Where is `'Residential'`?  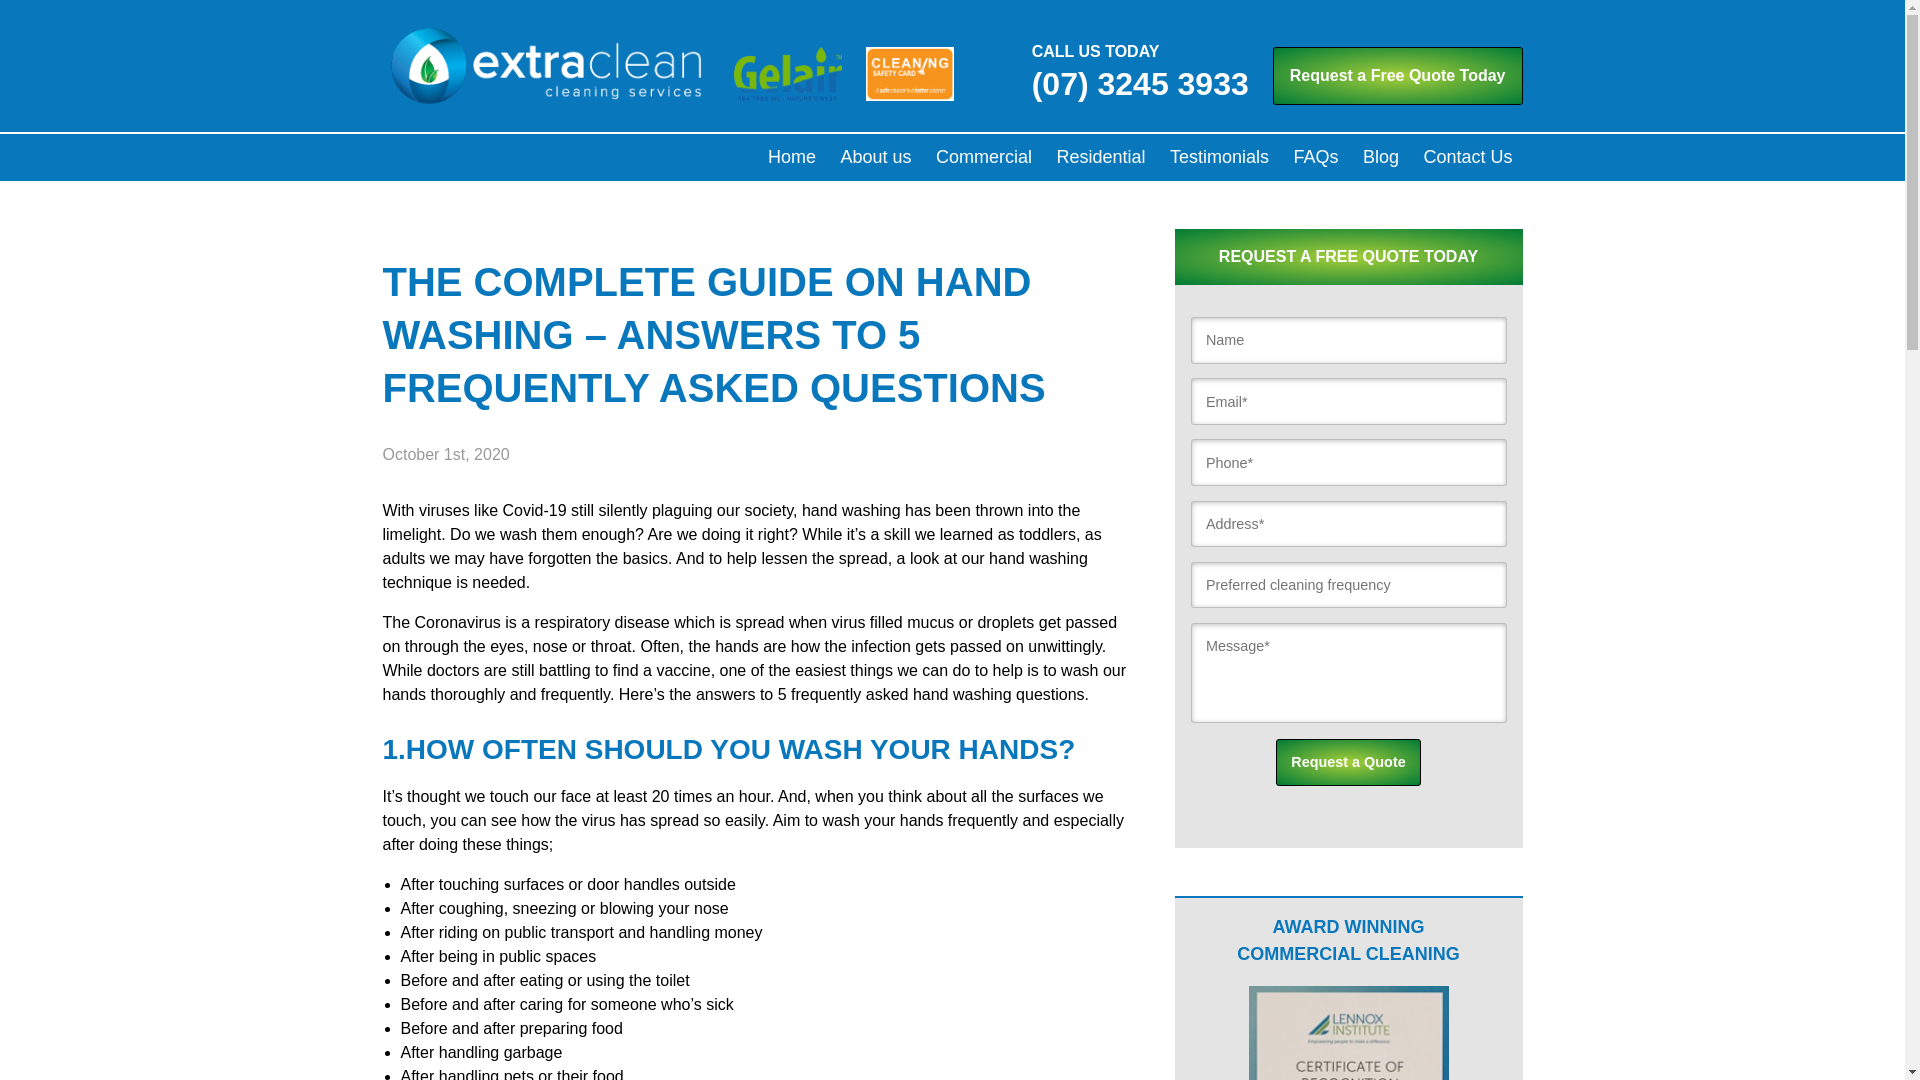 'Residential' is located at coordinates (1099, 156).